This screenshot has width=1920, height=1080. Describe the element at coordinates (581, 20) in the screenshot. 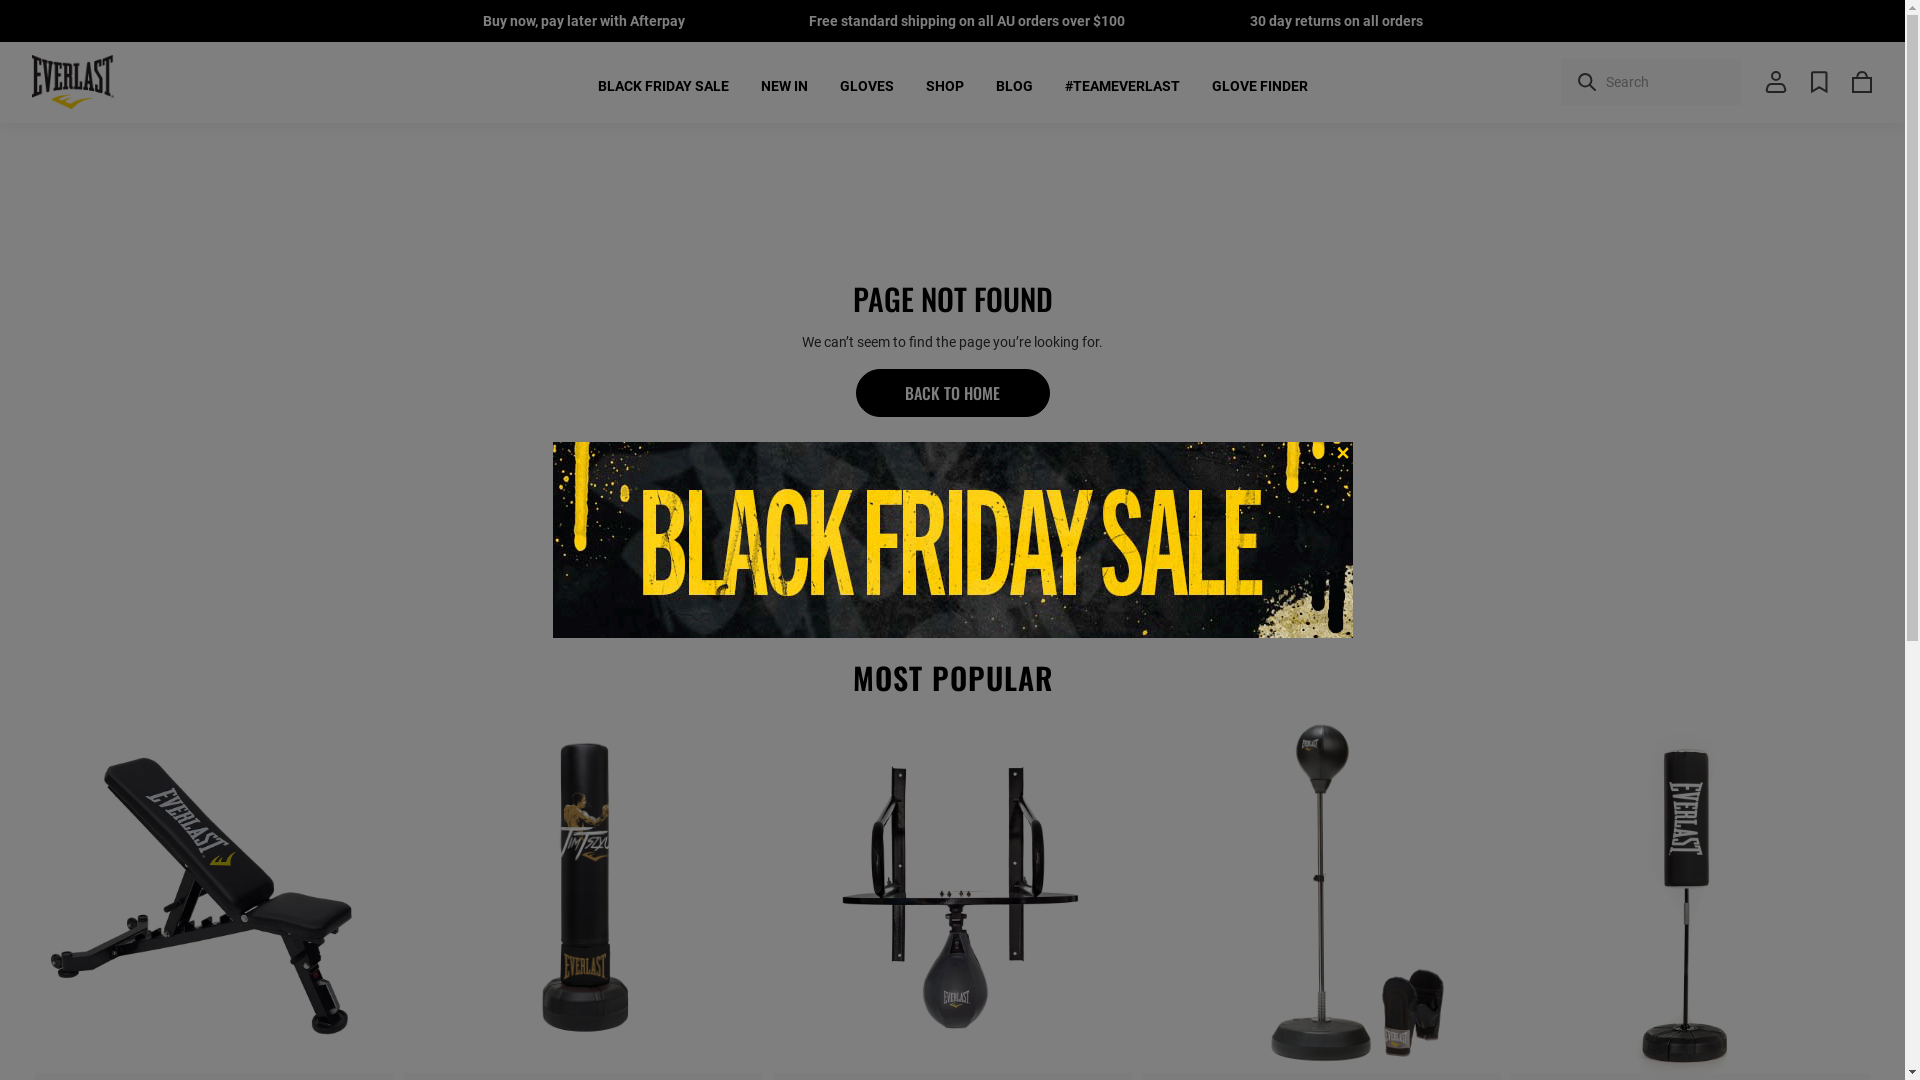

I see `'Buy now, pay later with Afterpay'` at that location.